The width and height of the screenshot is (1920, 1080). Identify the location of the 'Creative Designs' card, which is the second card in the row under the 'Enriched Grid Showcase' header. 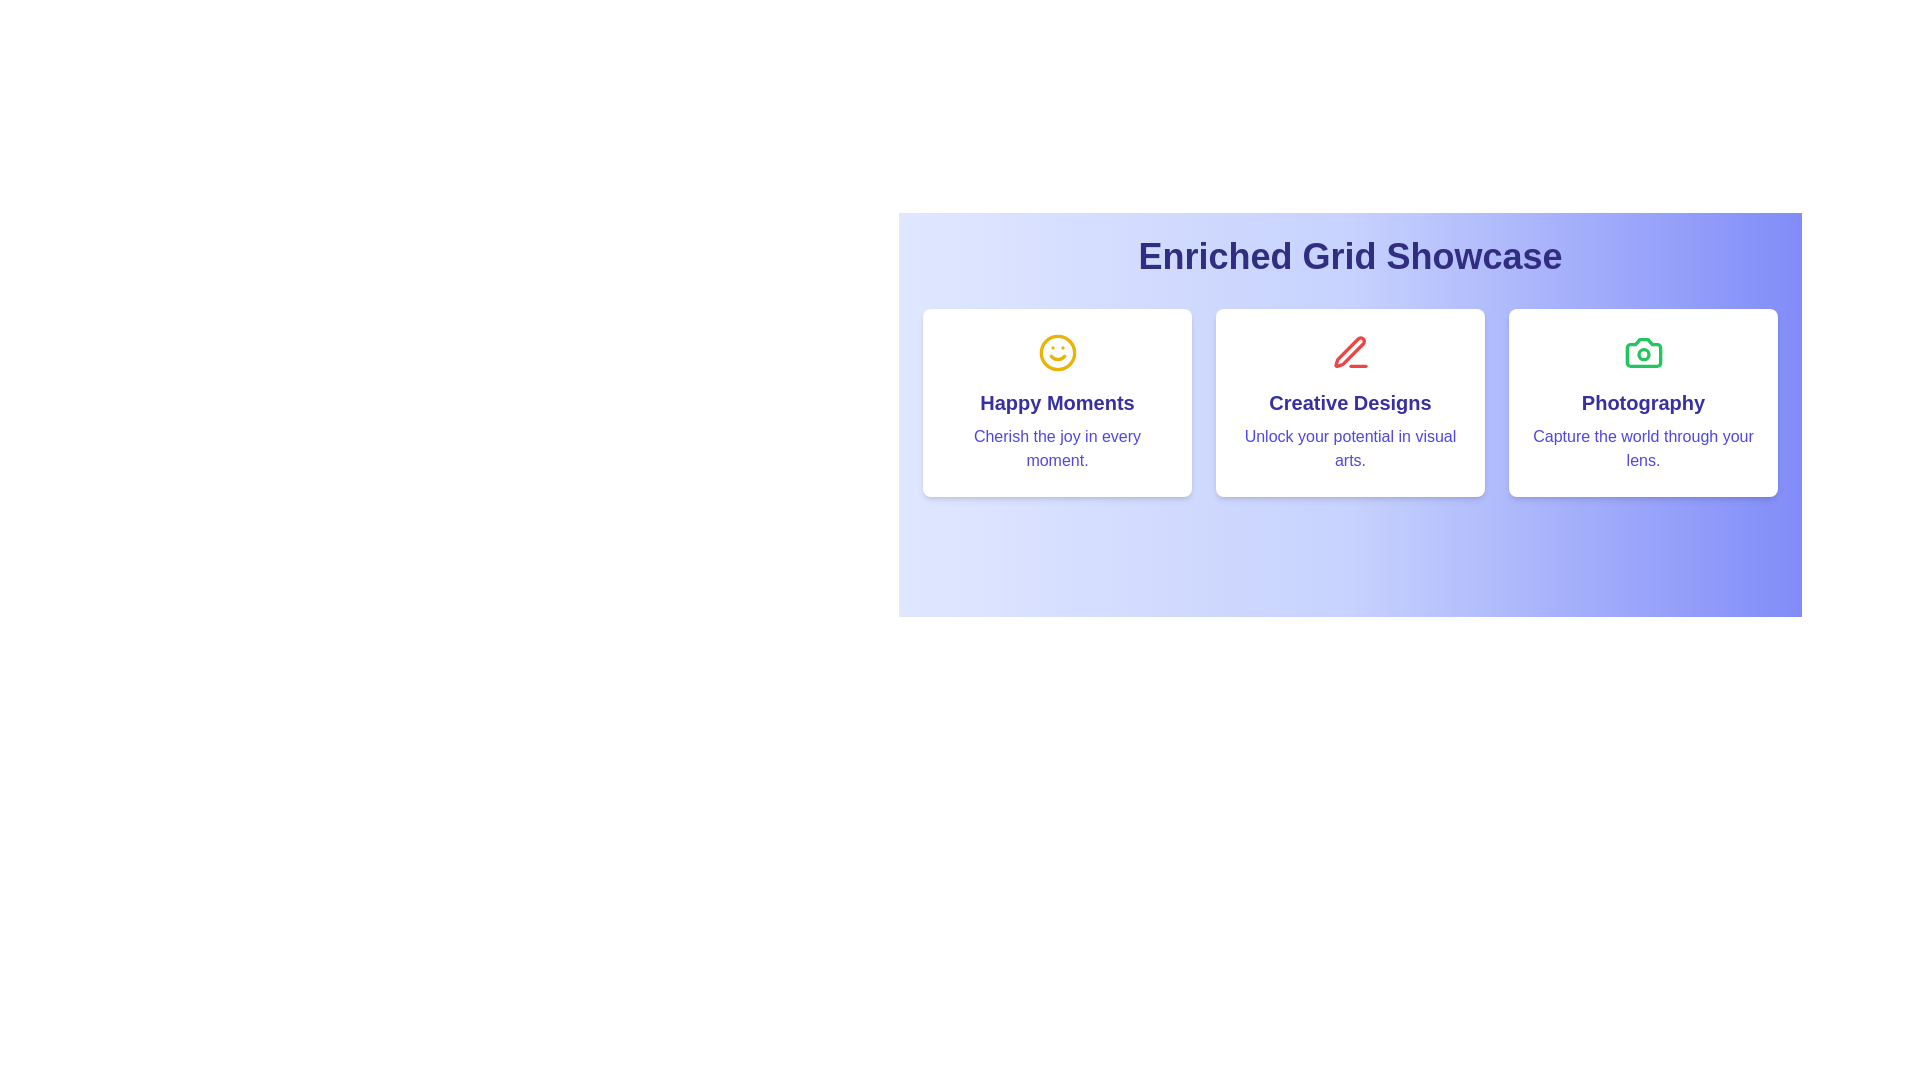
(1350, 402).